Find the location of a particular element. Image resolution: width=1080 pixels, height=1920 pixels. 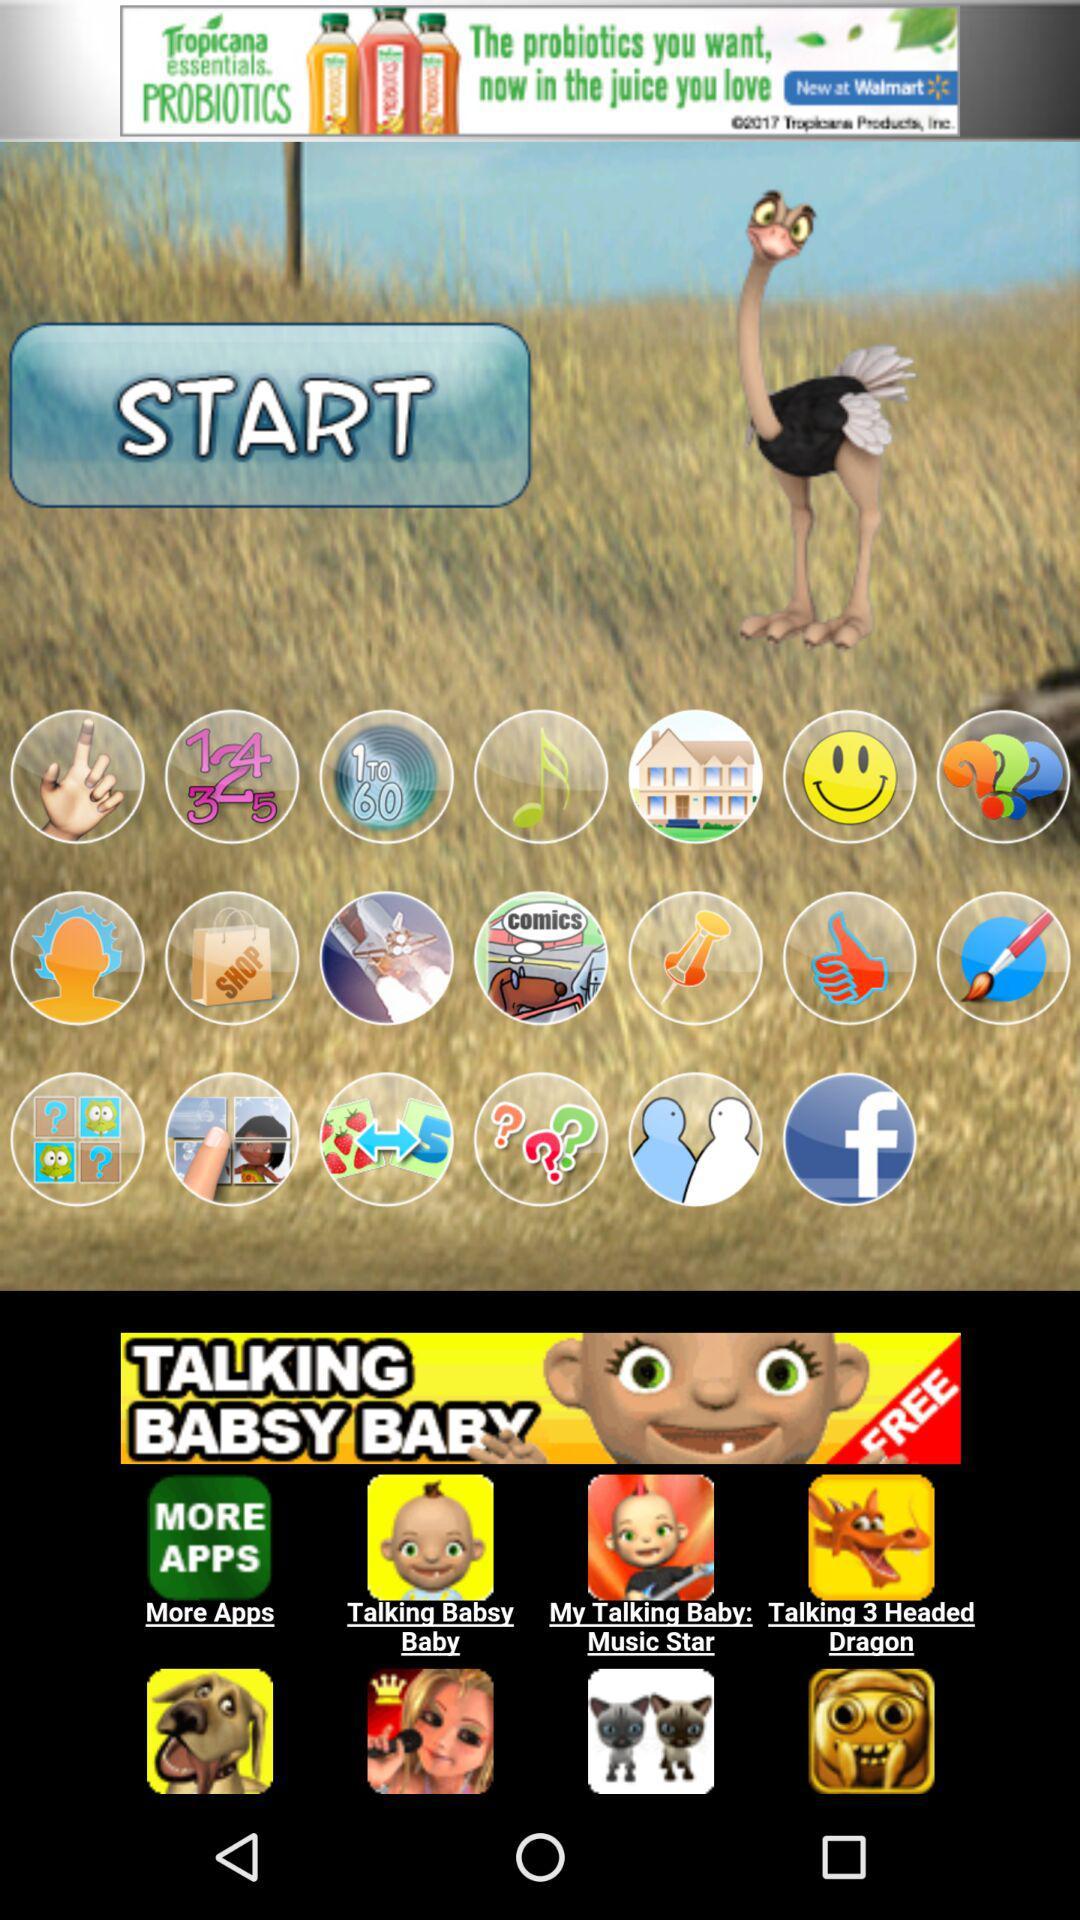

for emojis is located at coordinates (230, 776).